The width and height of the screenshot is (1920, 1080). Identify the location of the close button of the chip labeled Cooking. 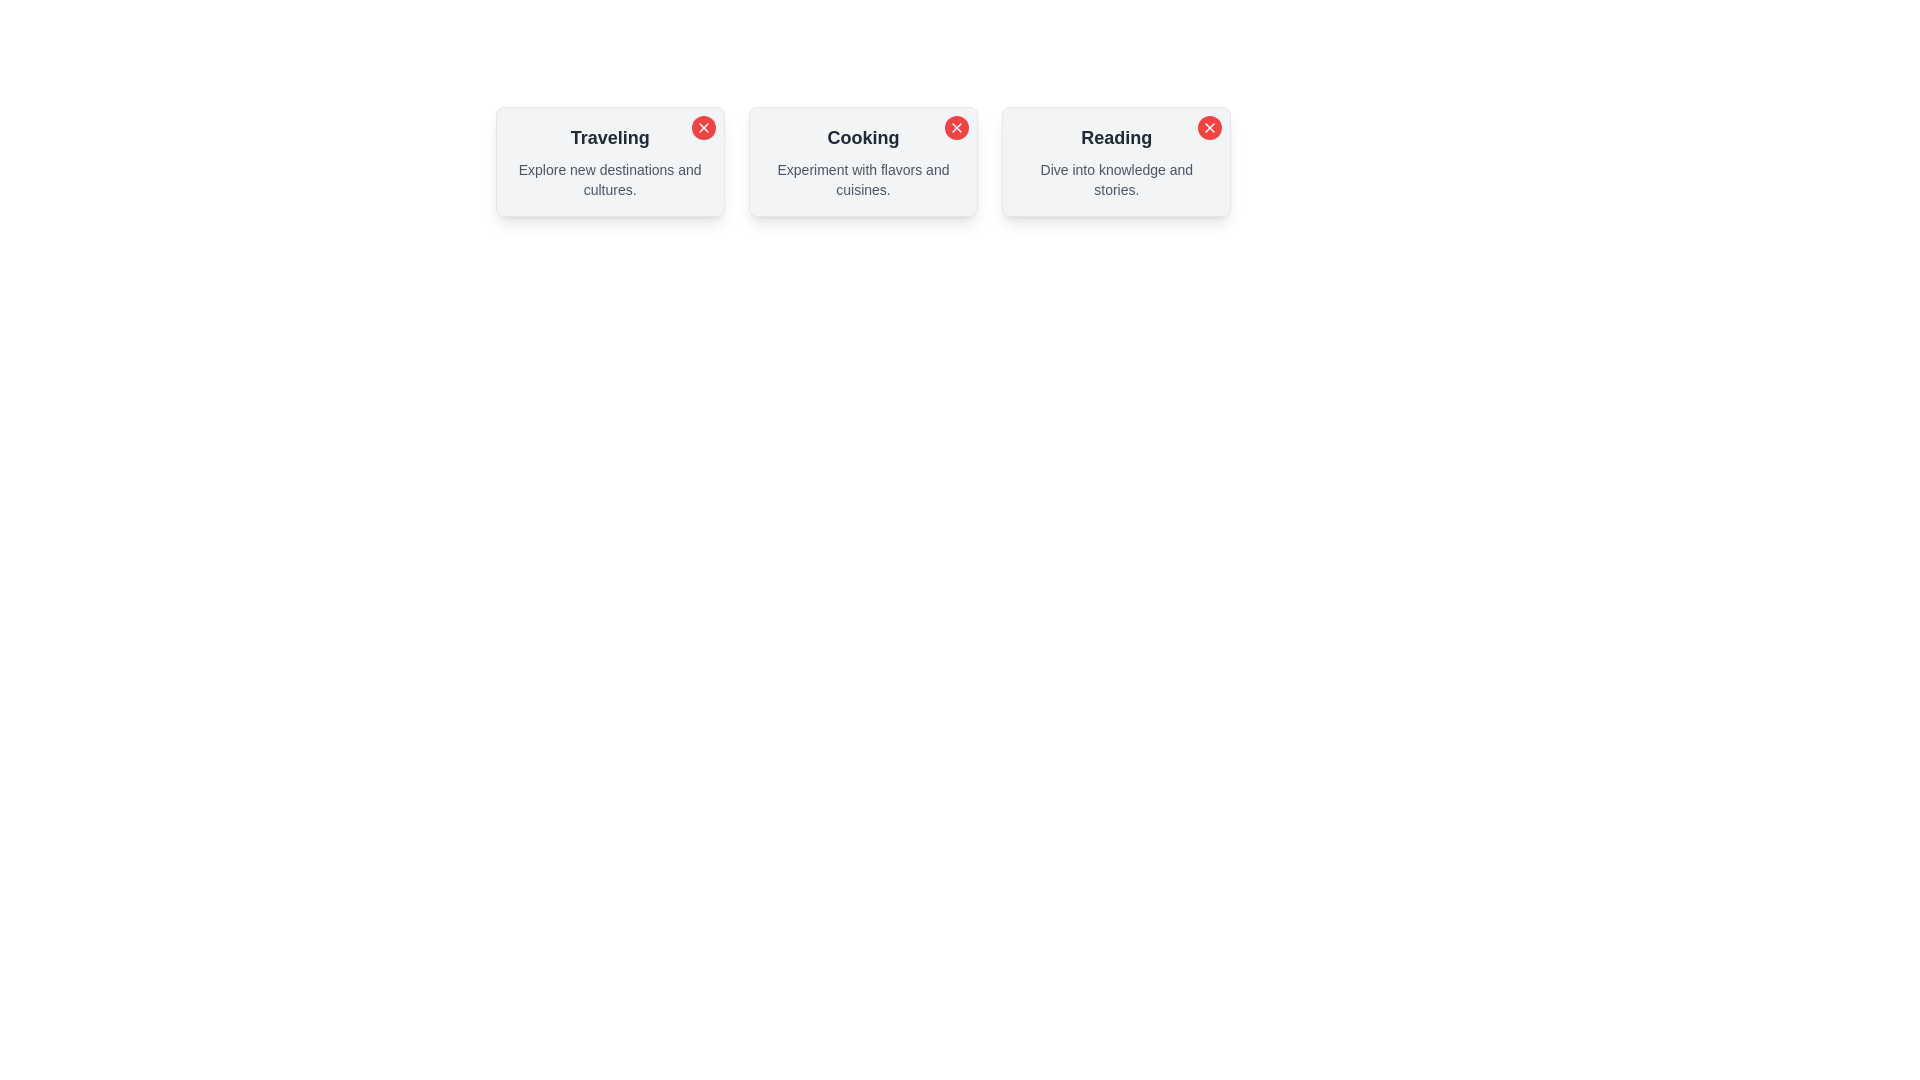
(956, 127).